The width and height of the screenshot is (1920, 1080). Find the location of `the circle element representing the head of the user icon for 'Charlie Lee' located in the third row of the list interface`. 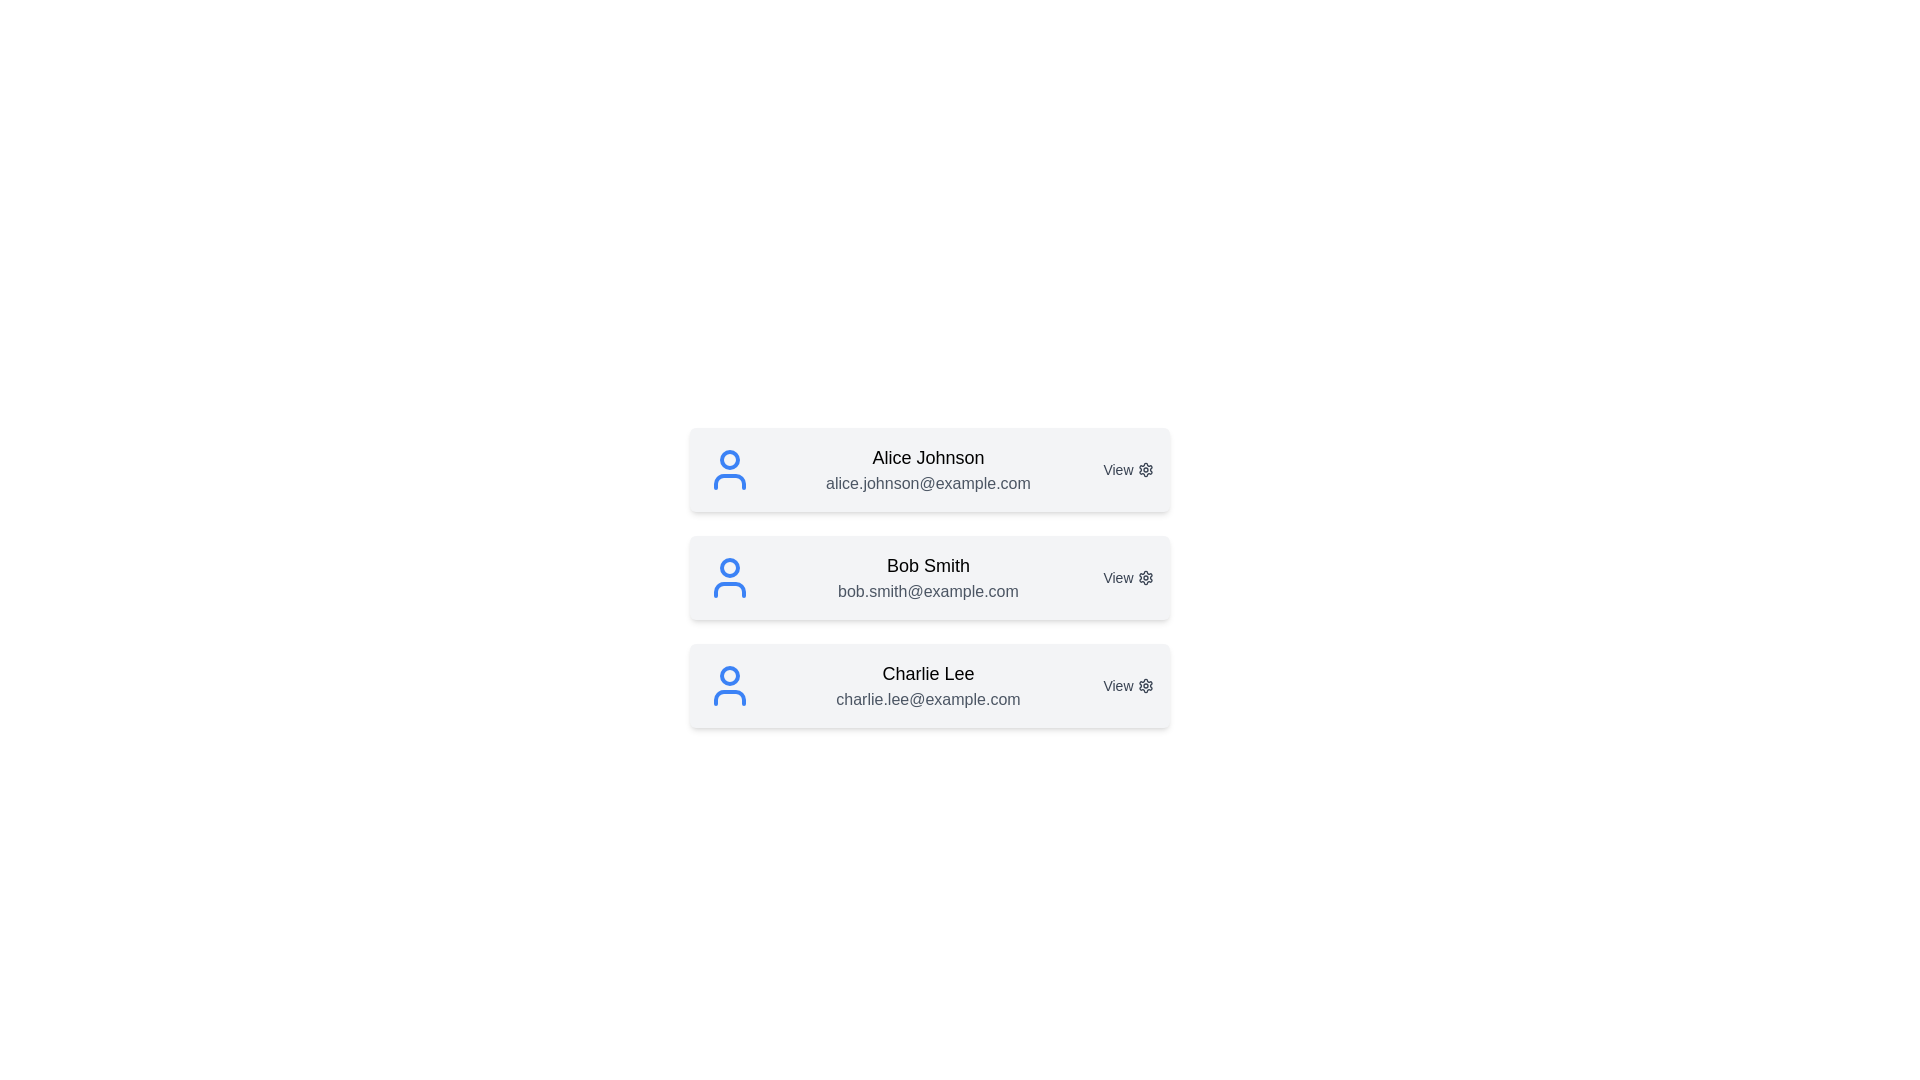

the circle element representing the head of the user icon for 'Charlie Lee' located in the third row of the list interface is located at coordinates (728, 675).